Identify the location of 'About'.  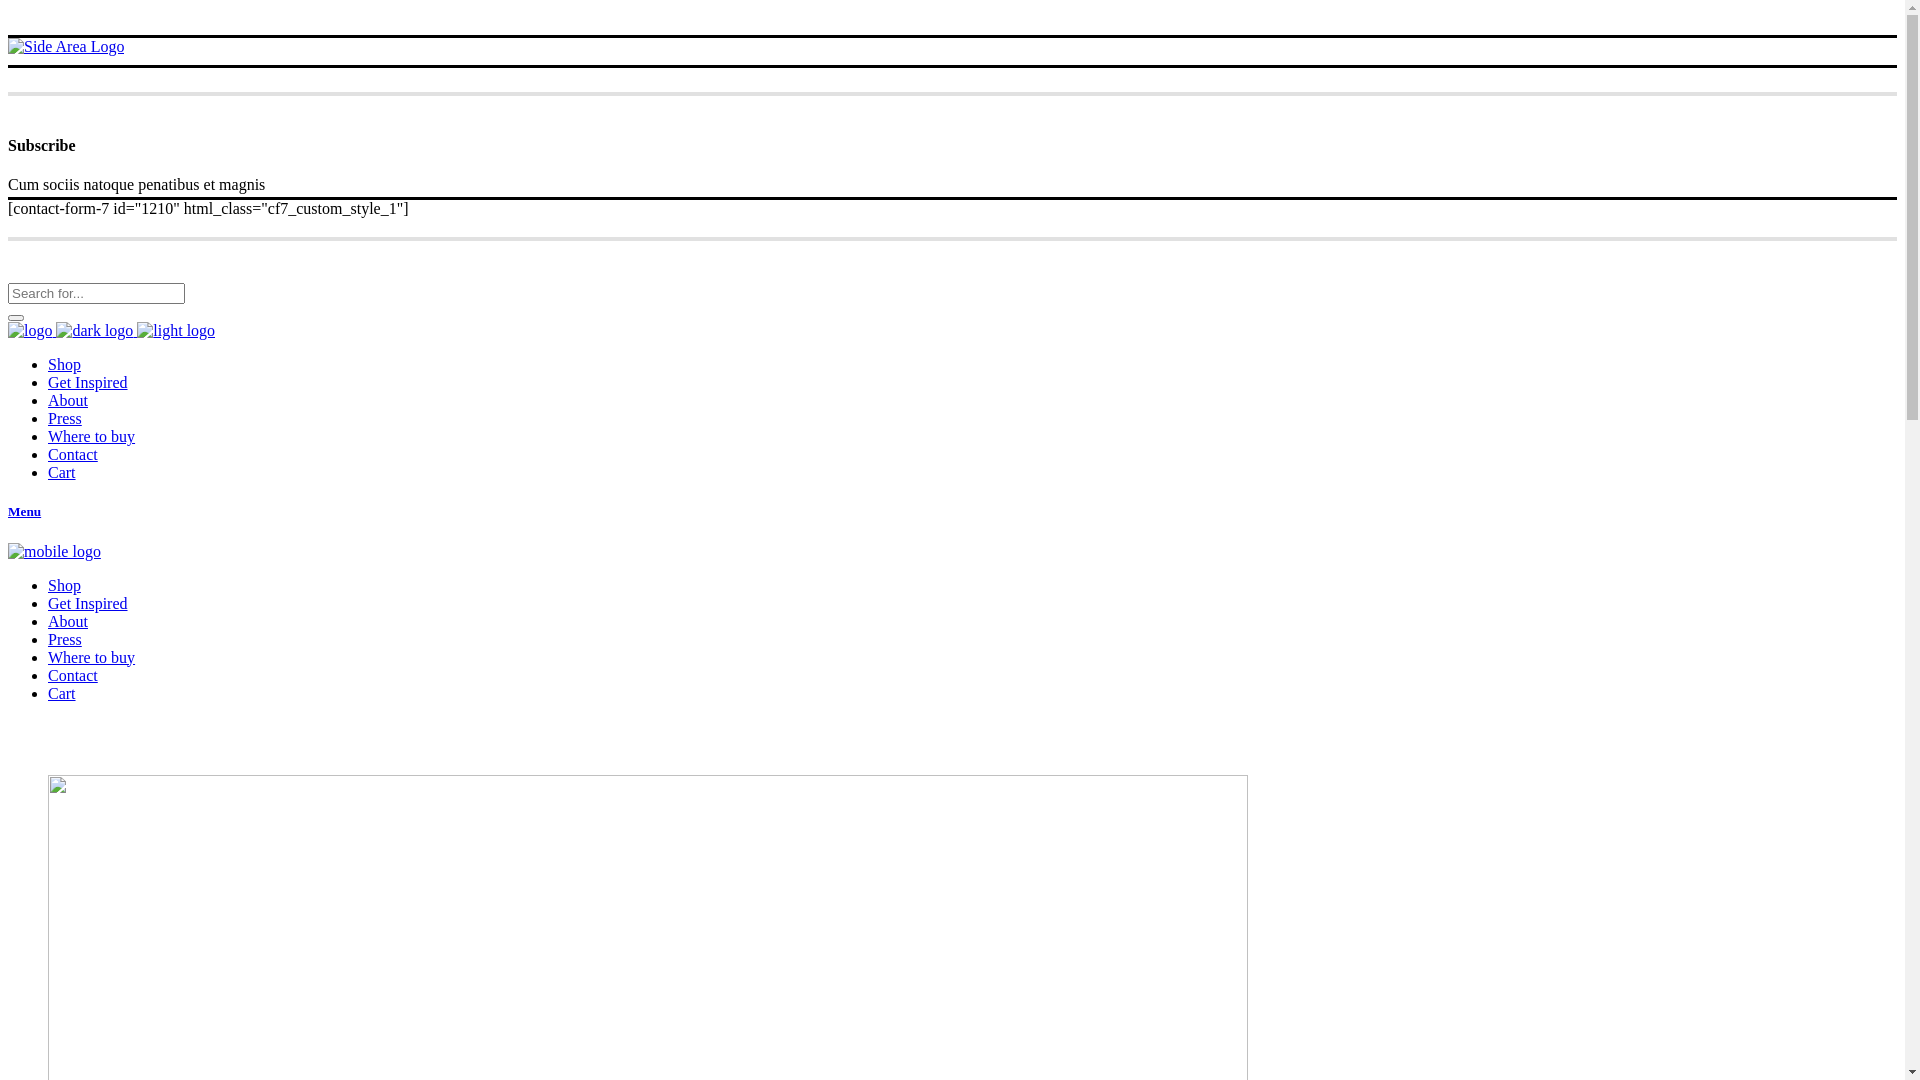
(48, 400).